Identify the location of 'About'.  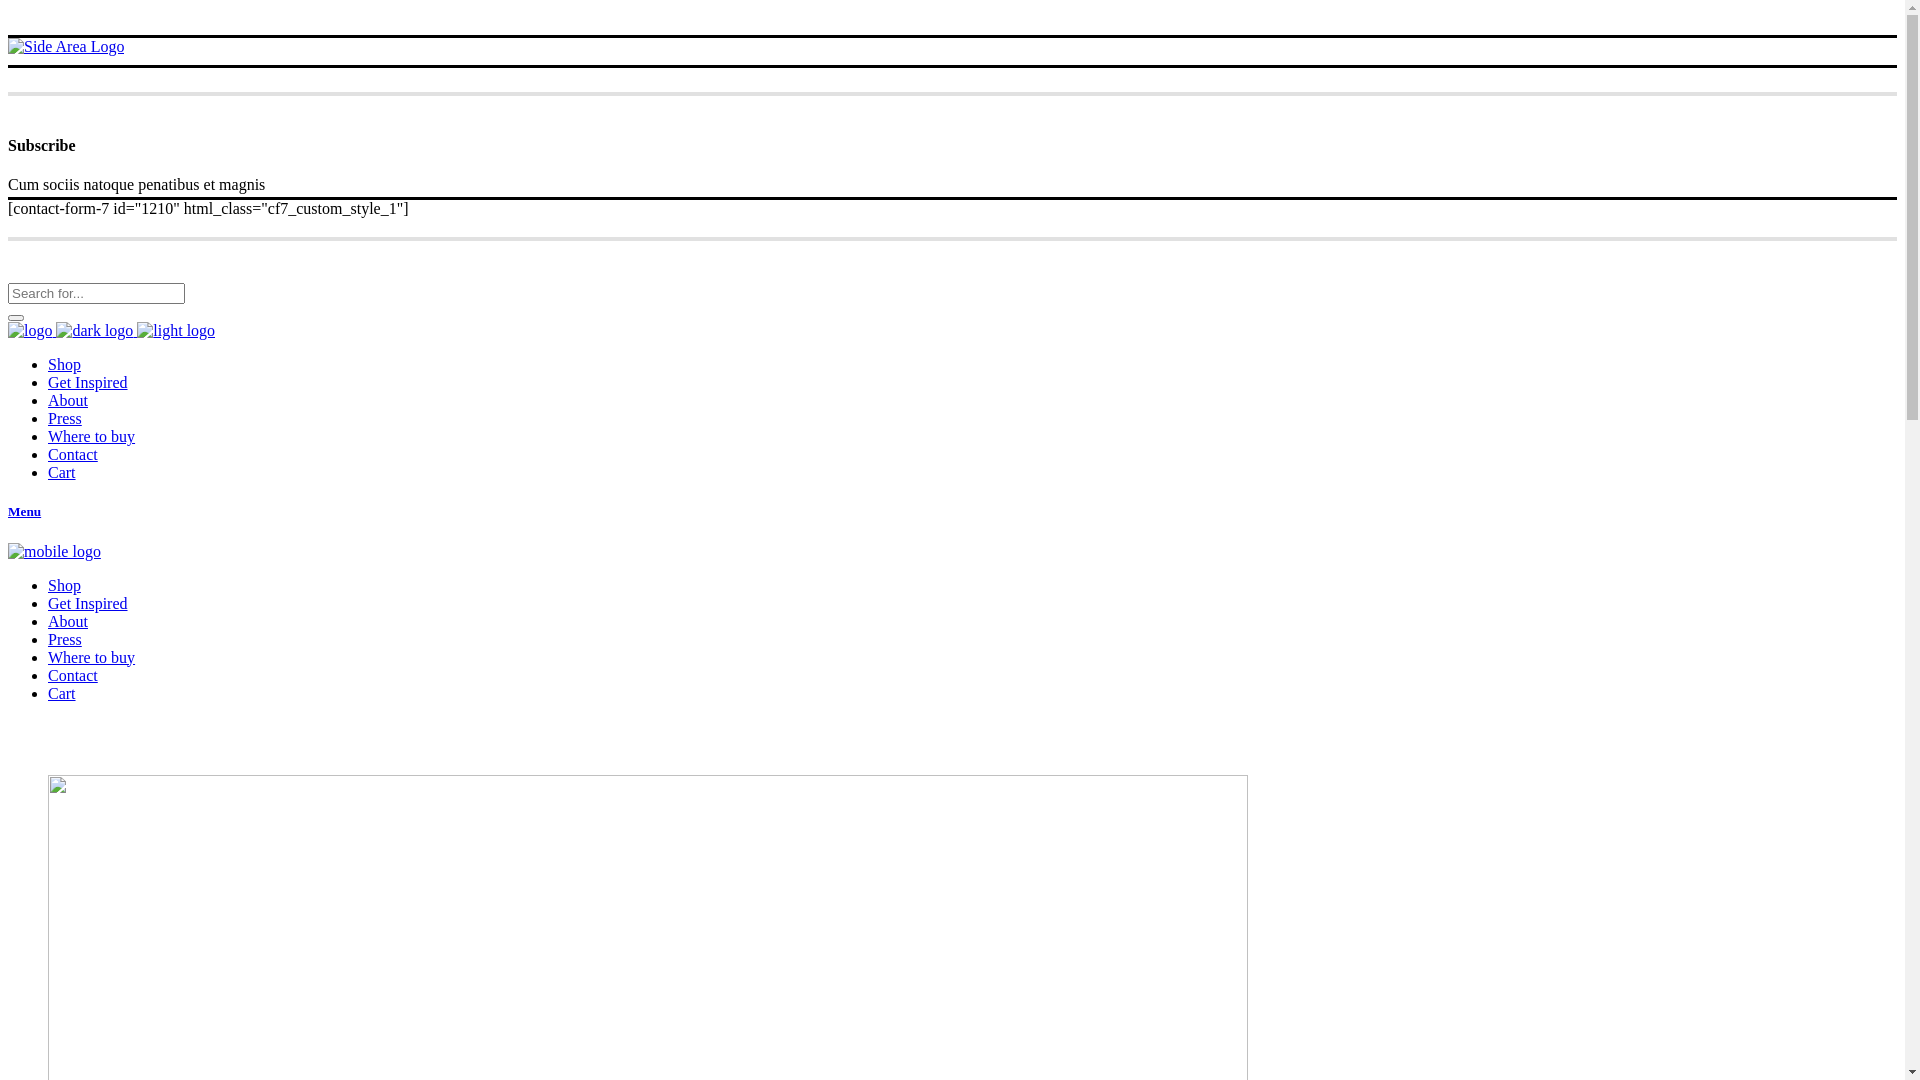
(48, 400).